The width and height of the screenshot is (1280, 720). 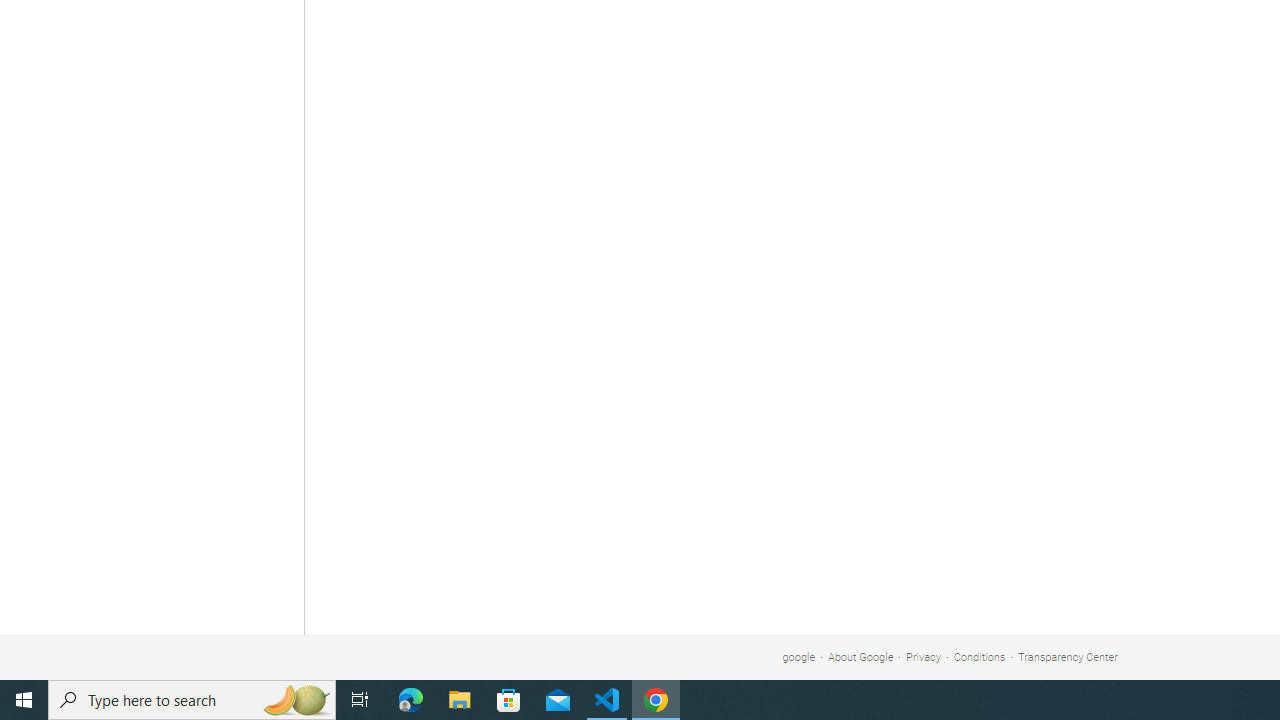 I want to click on 'File Explorer', so click(x=459, y=698).